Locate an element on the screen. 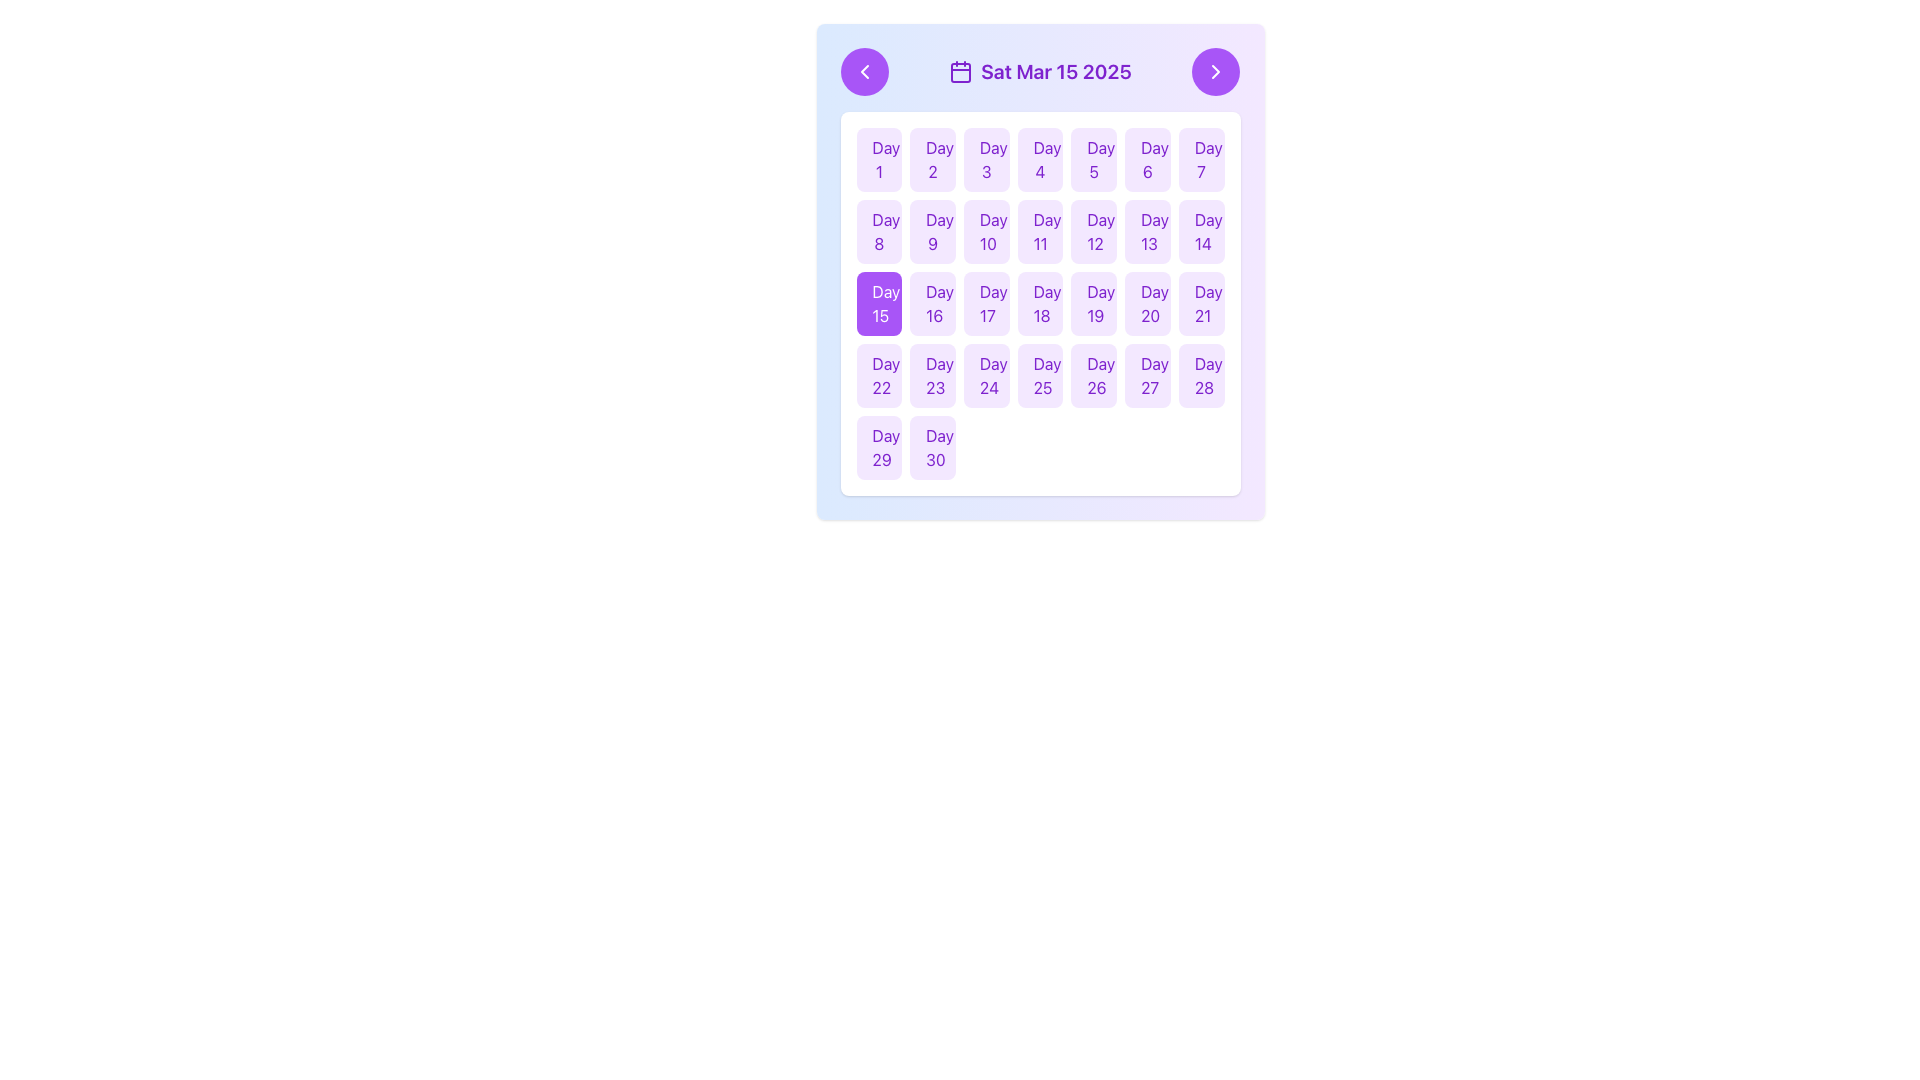 This screenshot has height=1080, width=1920. the 'Day 8' button, which is a rectangular button with rounded edges, light purple background, and bold purple text is located at coordinates (879, 230).